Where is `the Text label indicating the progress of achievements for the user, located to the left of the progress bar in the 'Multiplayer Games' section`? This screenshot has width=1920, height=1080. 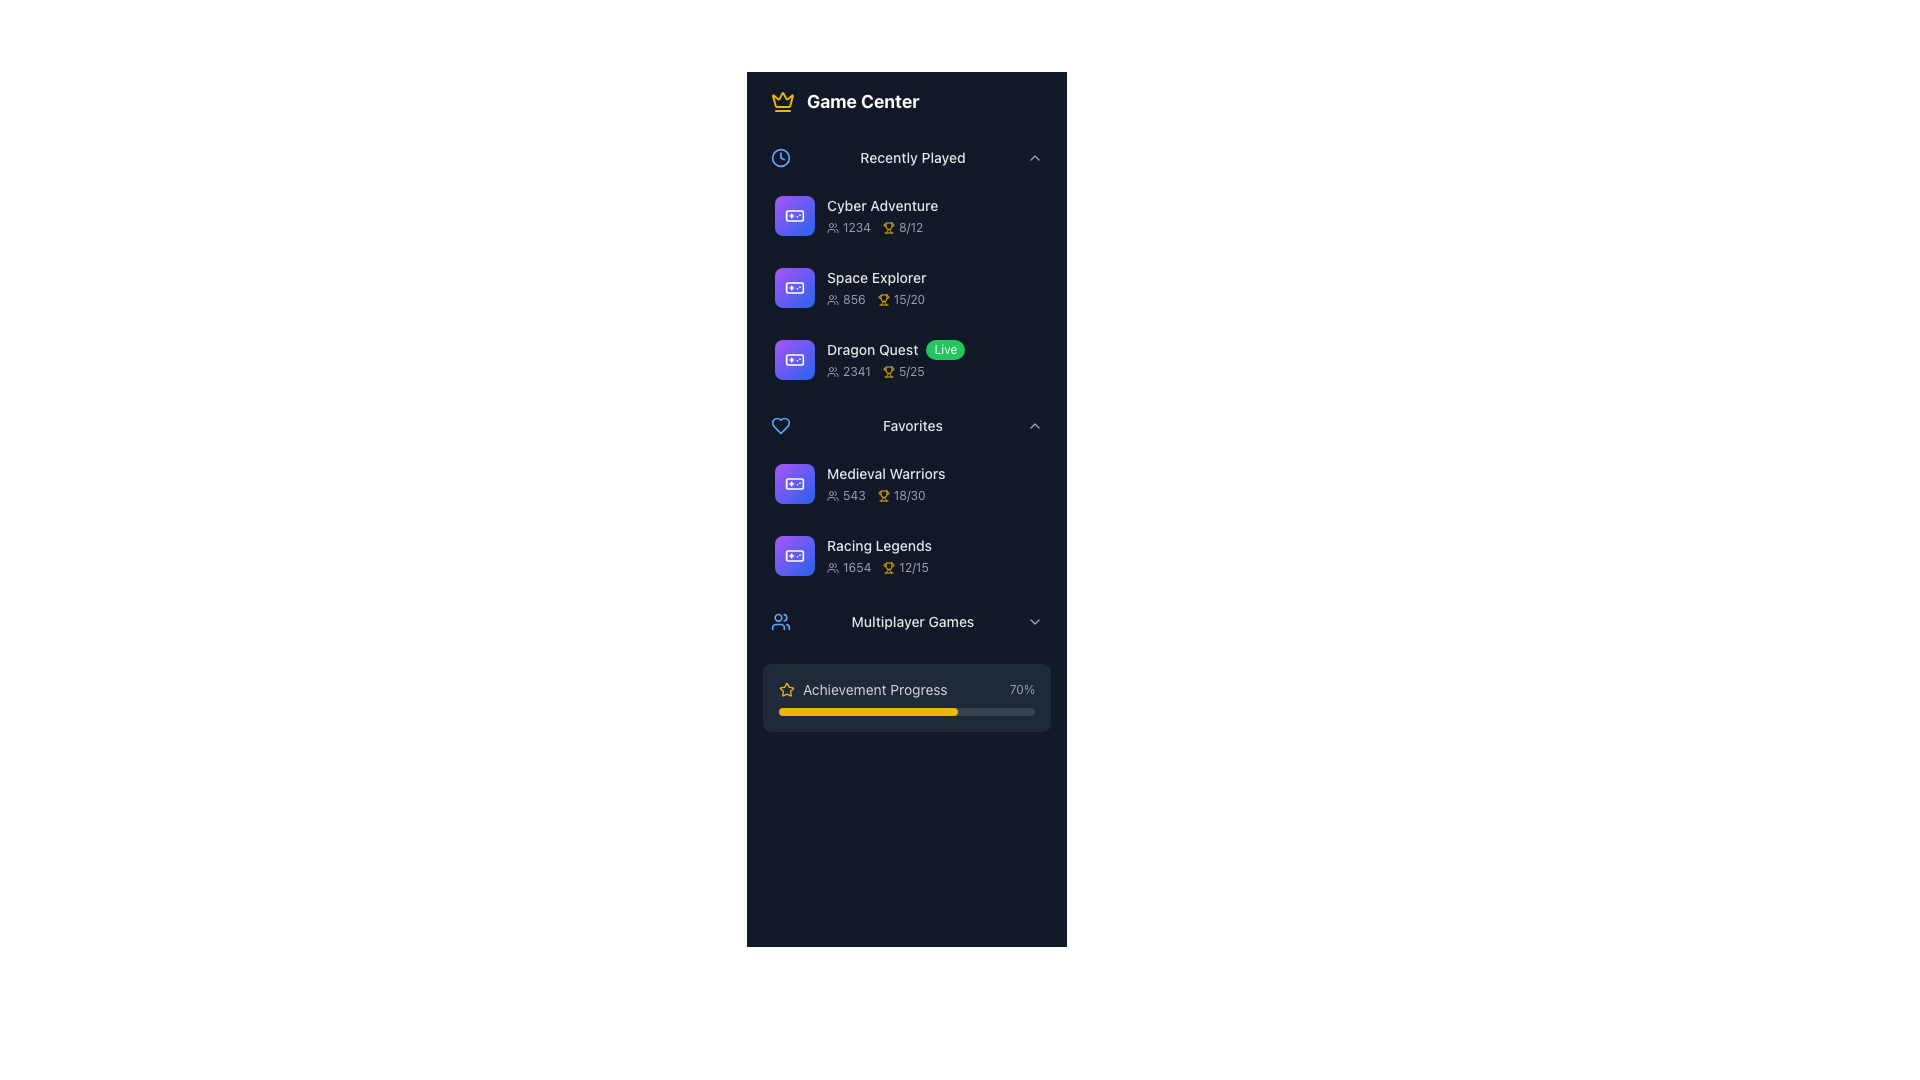
the Text label indicating the progress of achievements for the user, located to the left of the progress bar in the 'Multiplayer Games' section is located at coordinates (863, 689).